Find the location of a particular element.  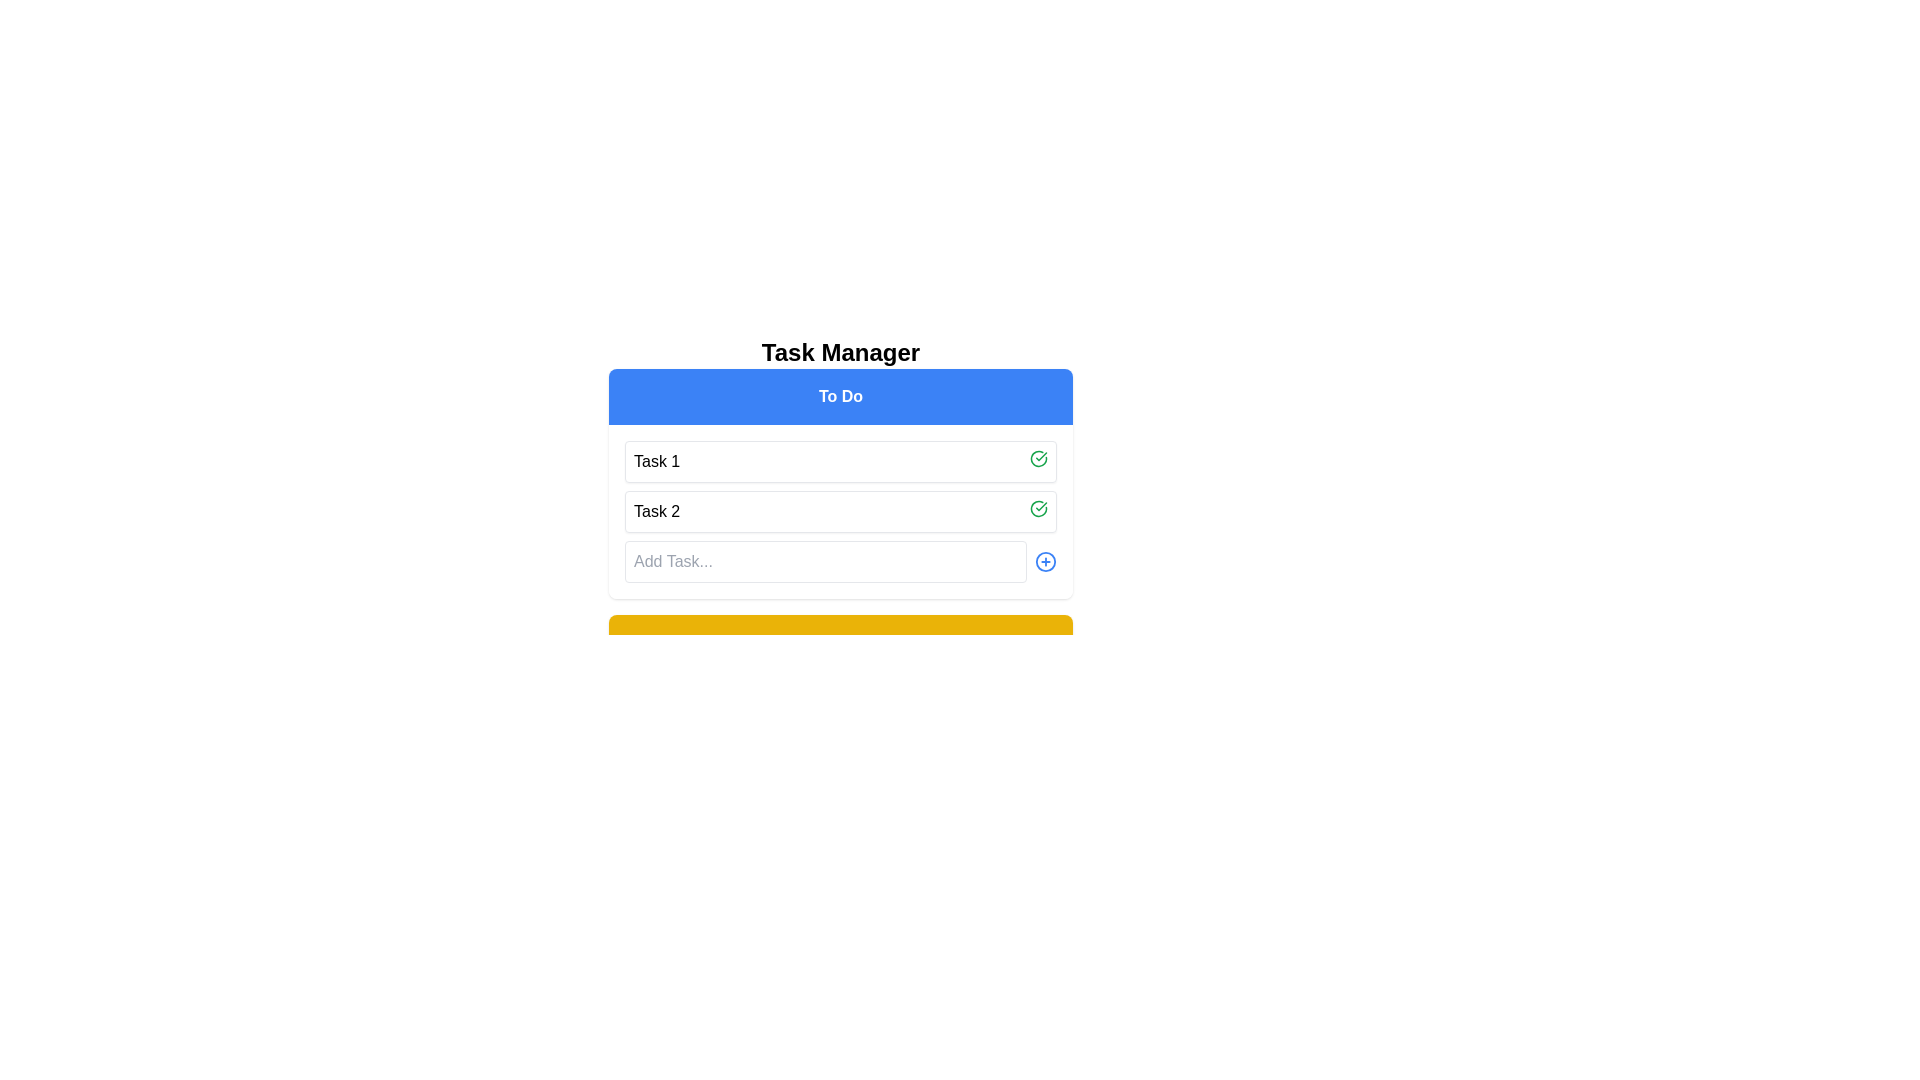

the 'Task 2' element, which is the second item in a vertically stacked list of tasks is located at coordinates (840, 511).